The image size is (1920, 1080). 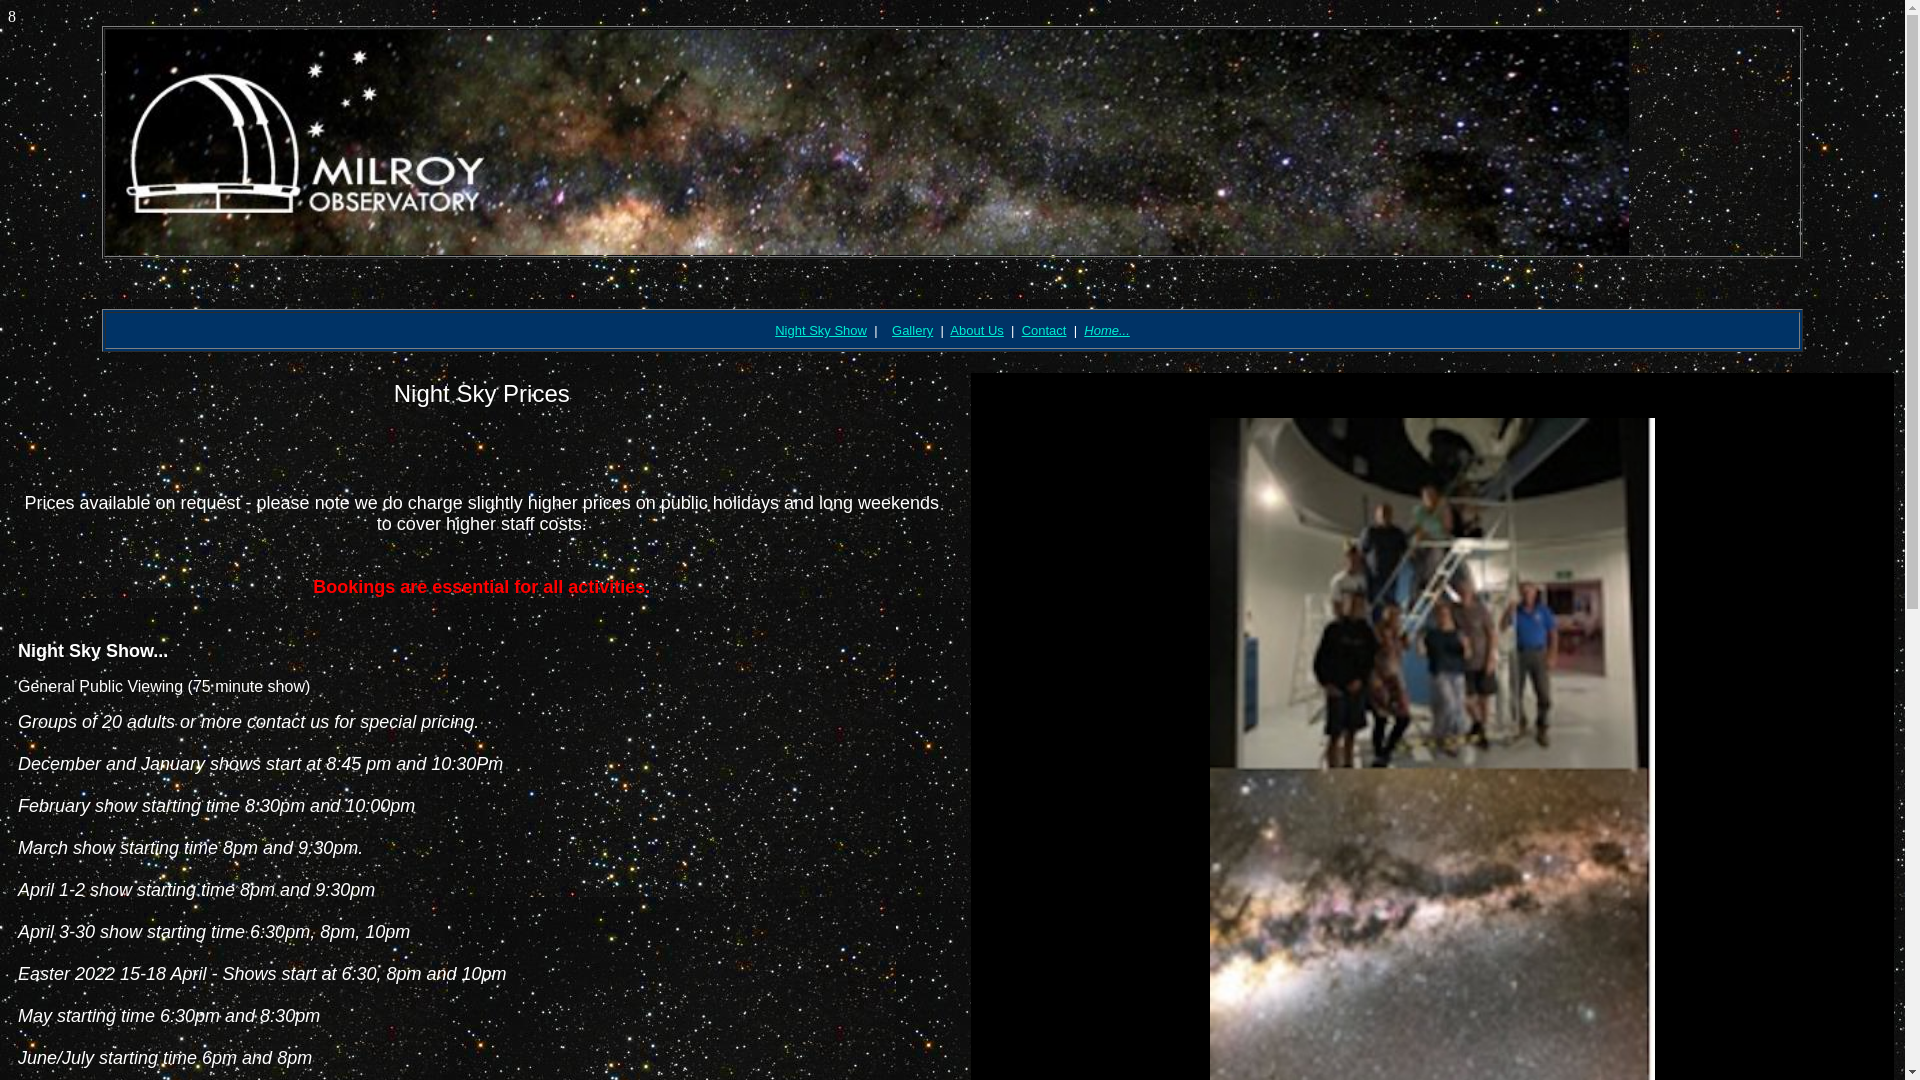 I want to click on 'Gallery', so click(x=911, y=329).